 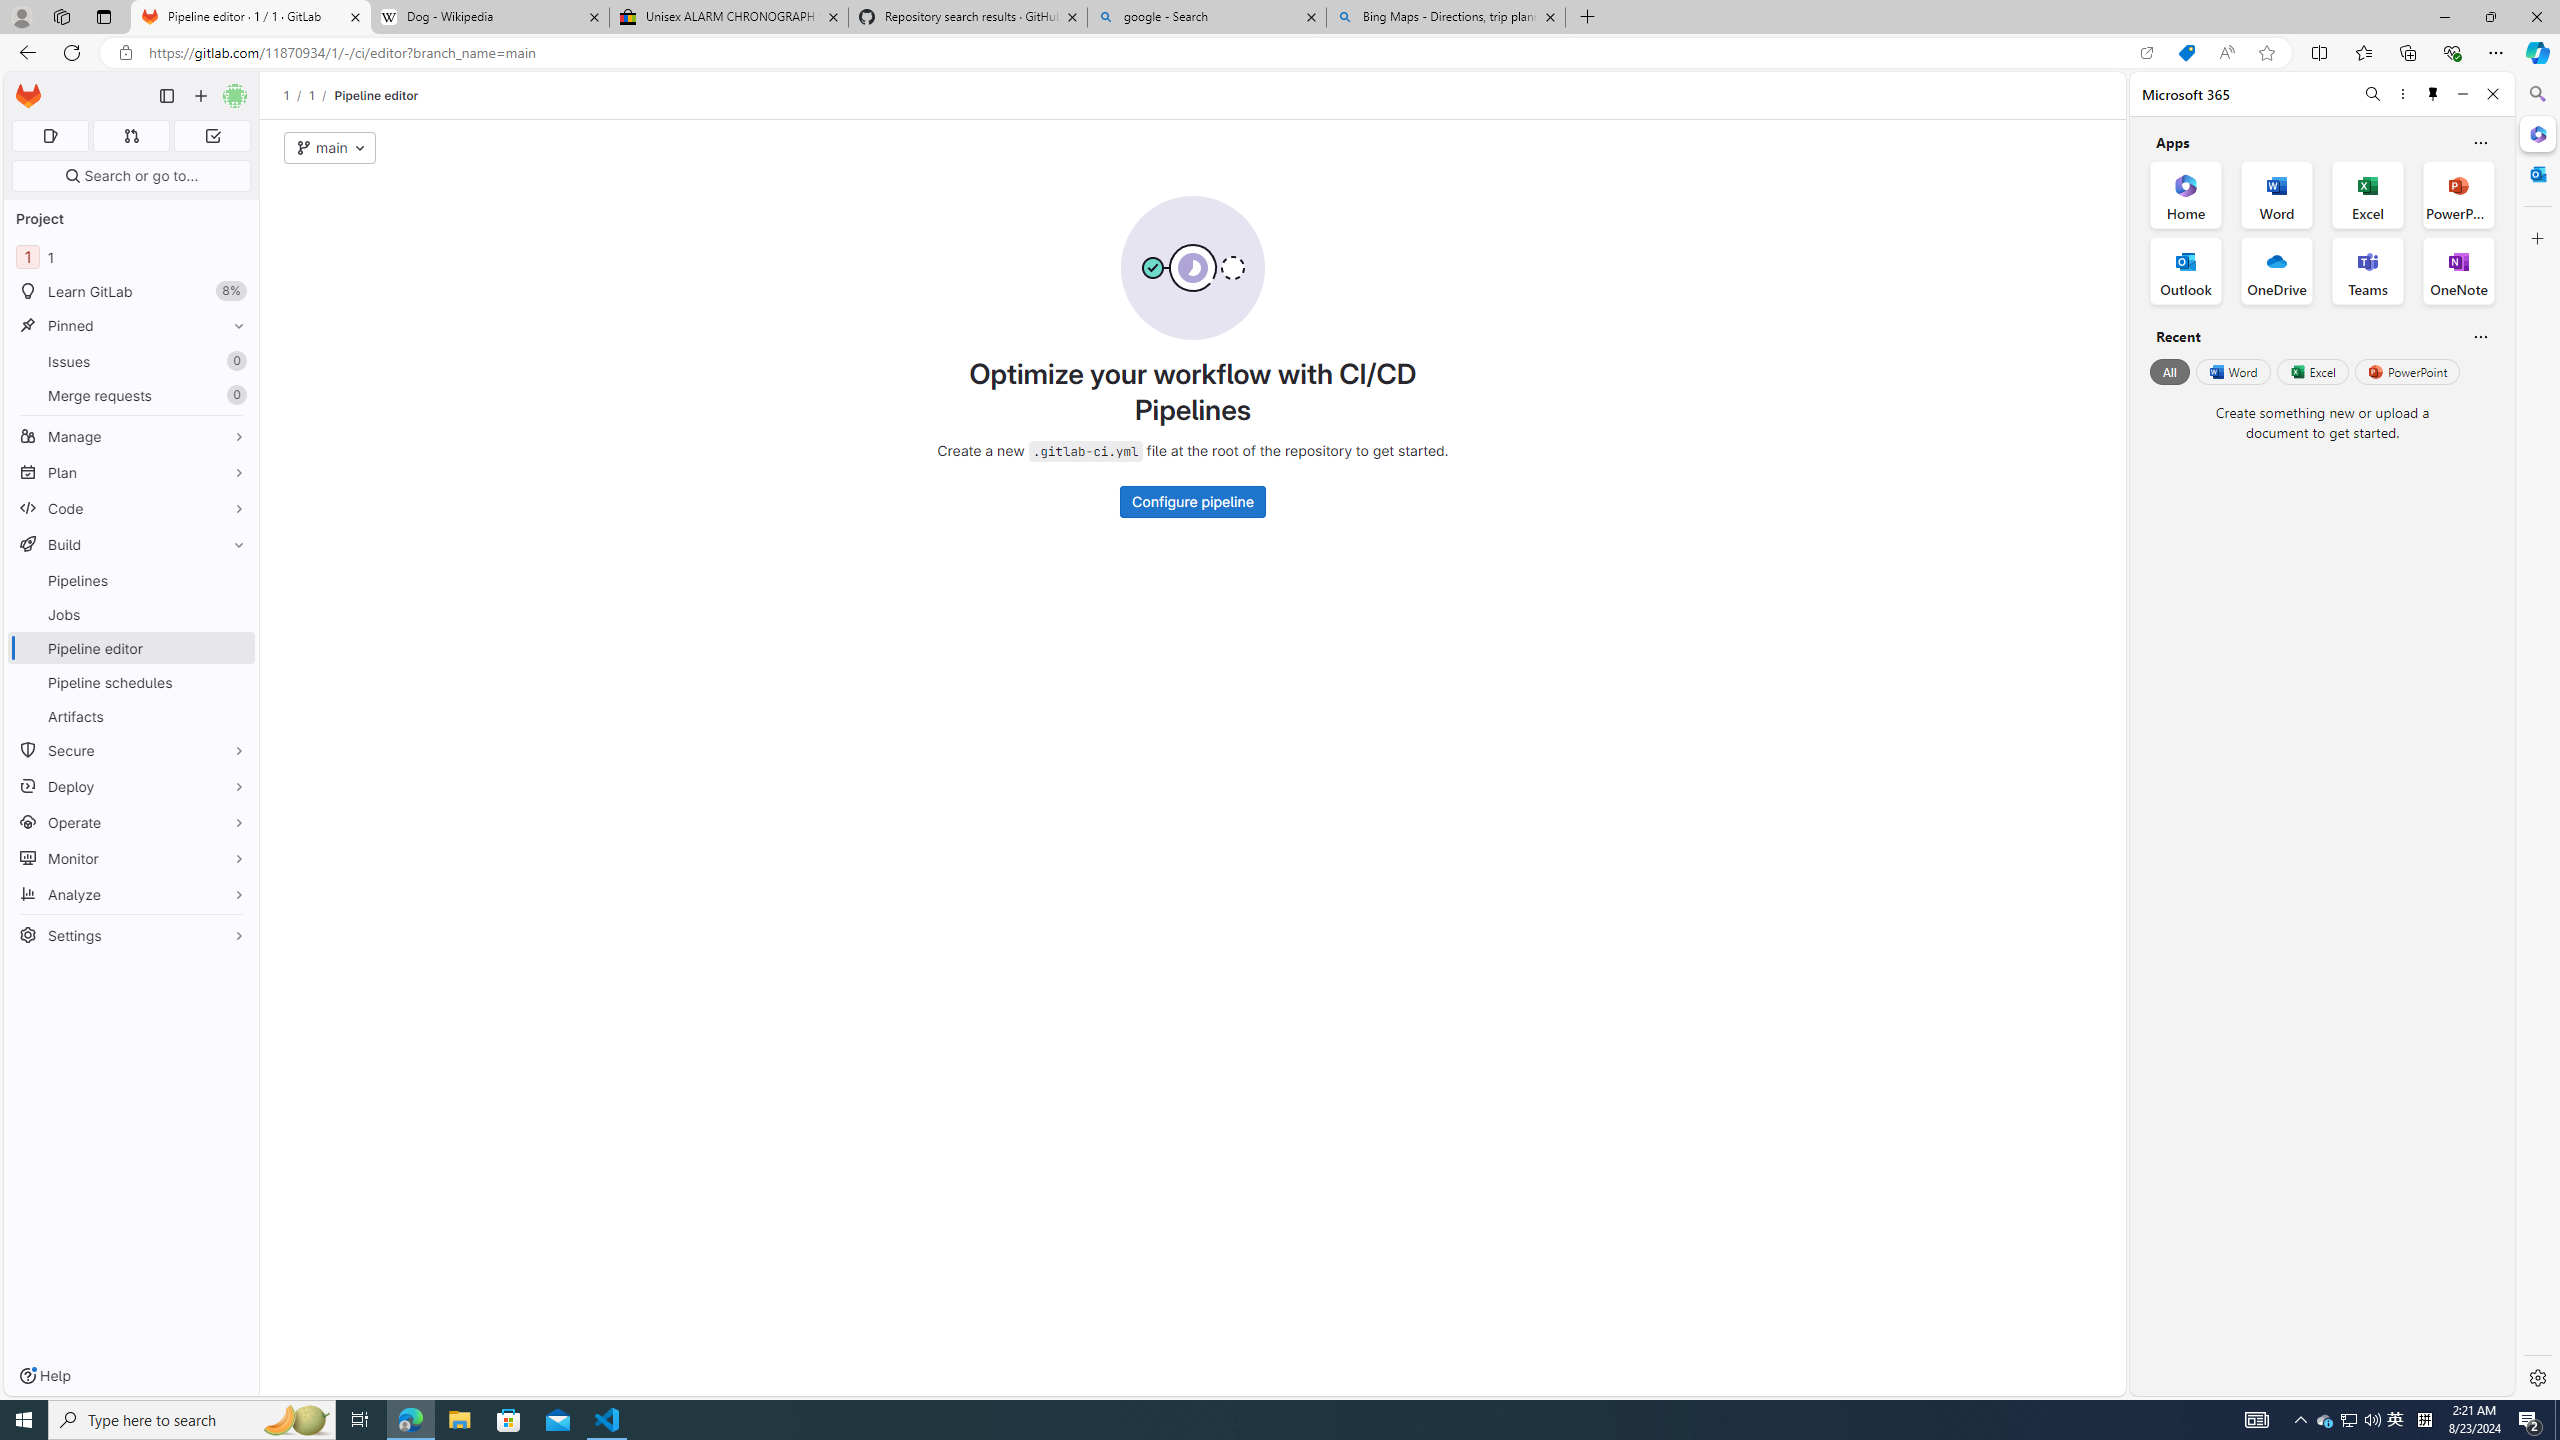 I want to click on 'PowerPoint Office App', so click(x=2458, y=195).